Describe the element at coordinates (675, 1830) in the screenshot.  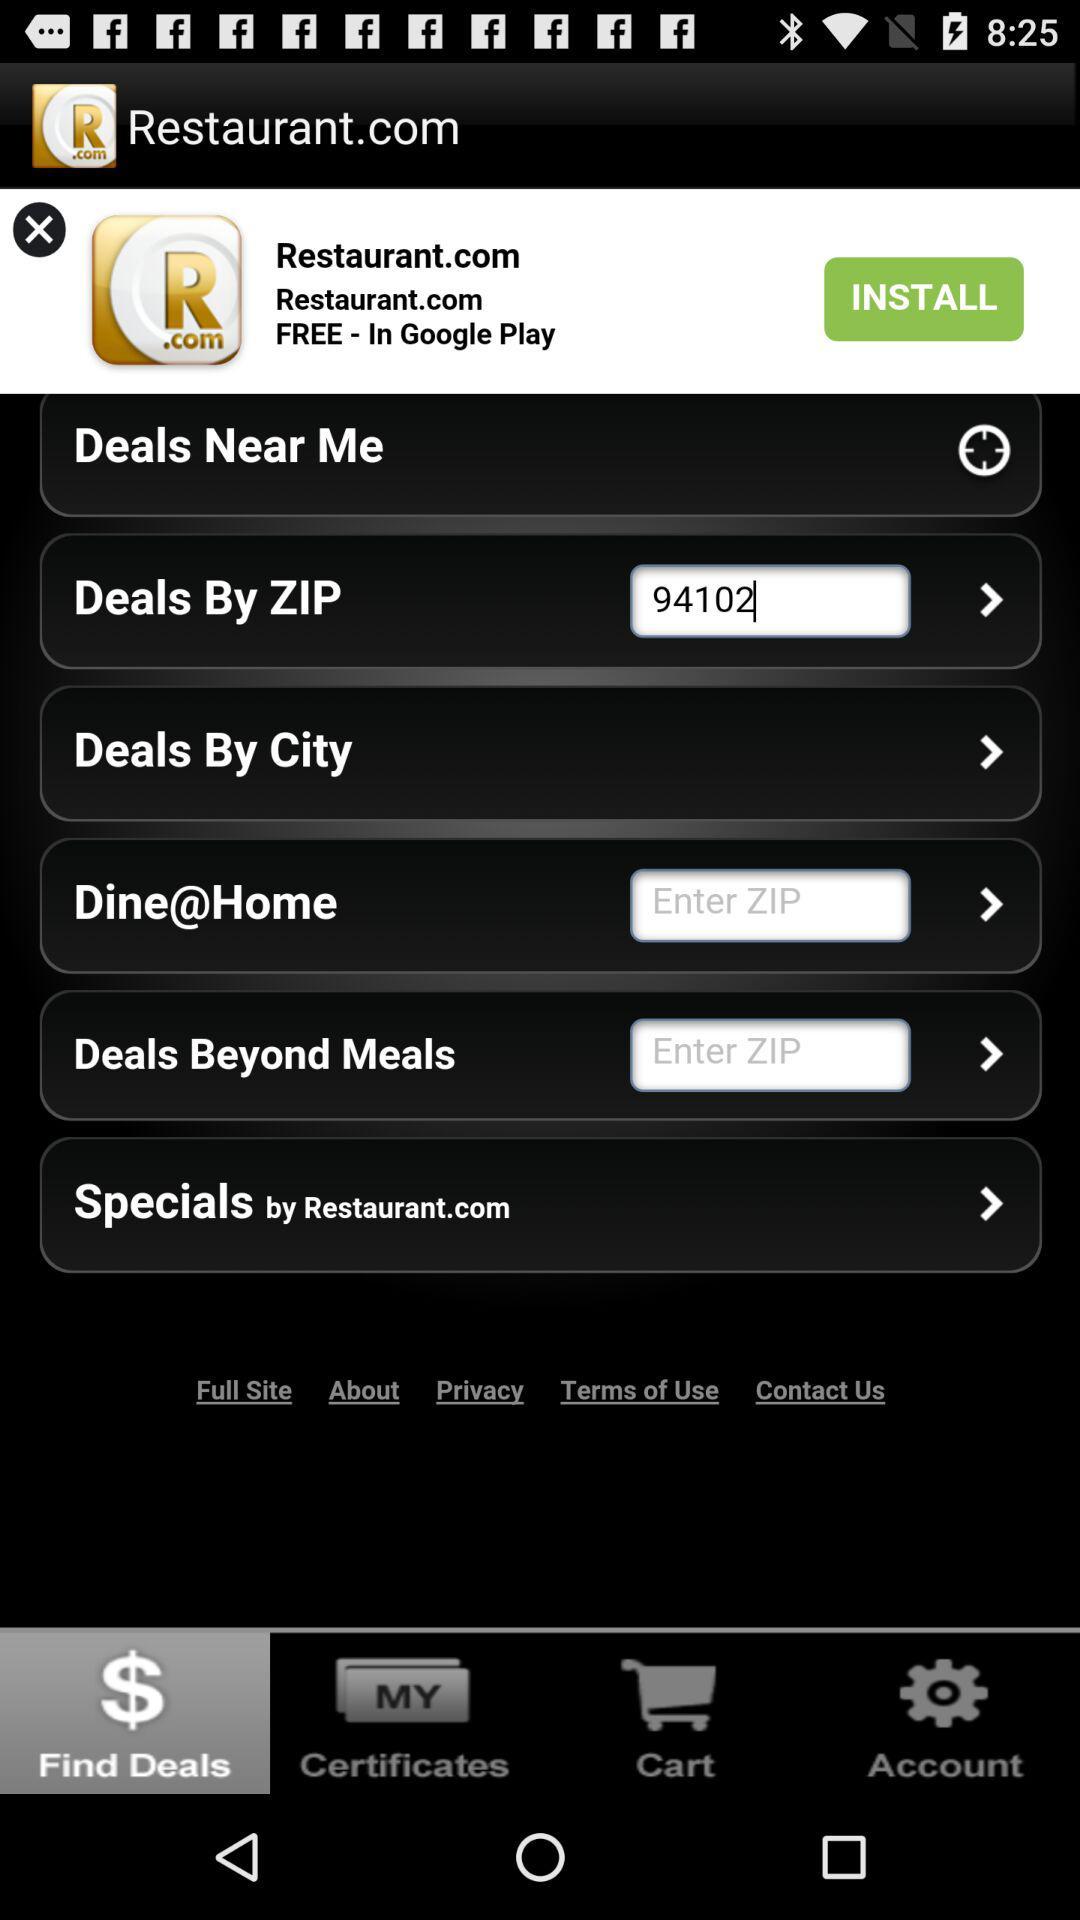
I see `the cart icon` at that location.